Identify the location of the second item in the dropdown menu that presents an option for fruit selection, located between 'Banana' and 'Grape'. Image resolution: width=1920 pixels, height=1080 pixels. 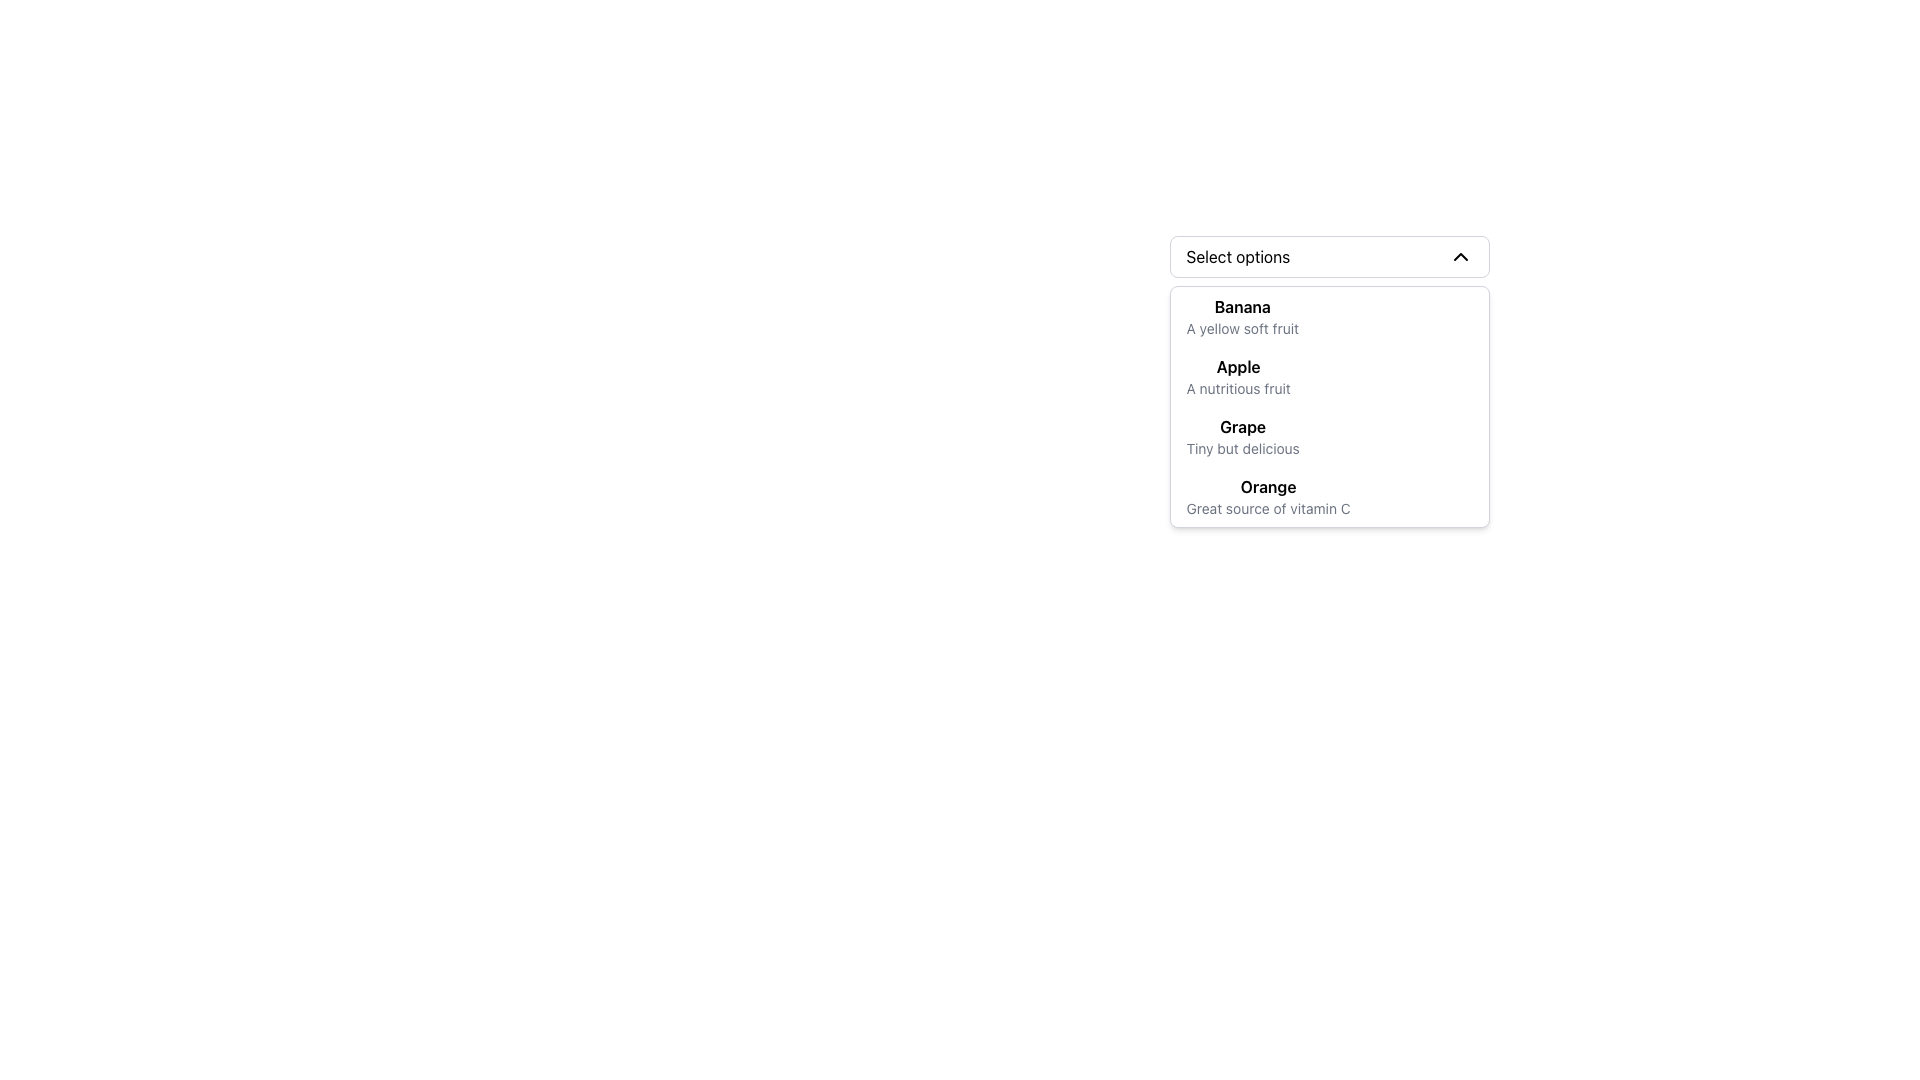
(1237, 377).